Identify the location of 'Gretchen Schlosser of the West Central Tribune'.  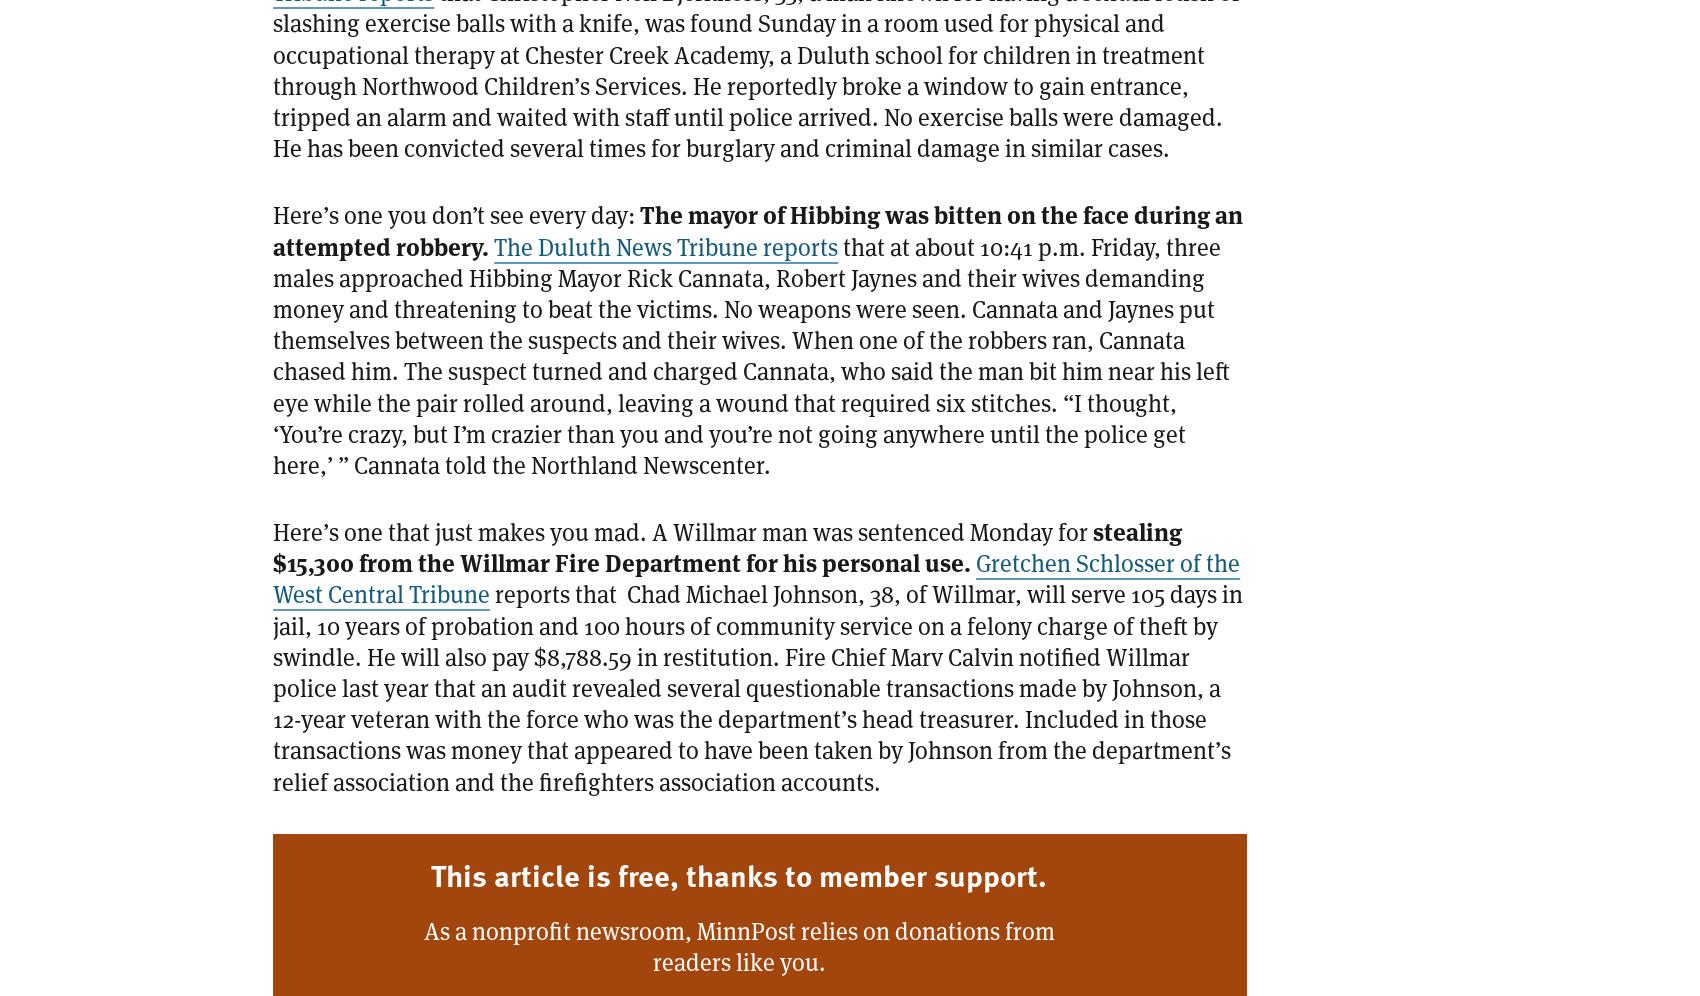
(755, 577).